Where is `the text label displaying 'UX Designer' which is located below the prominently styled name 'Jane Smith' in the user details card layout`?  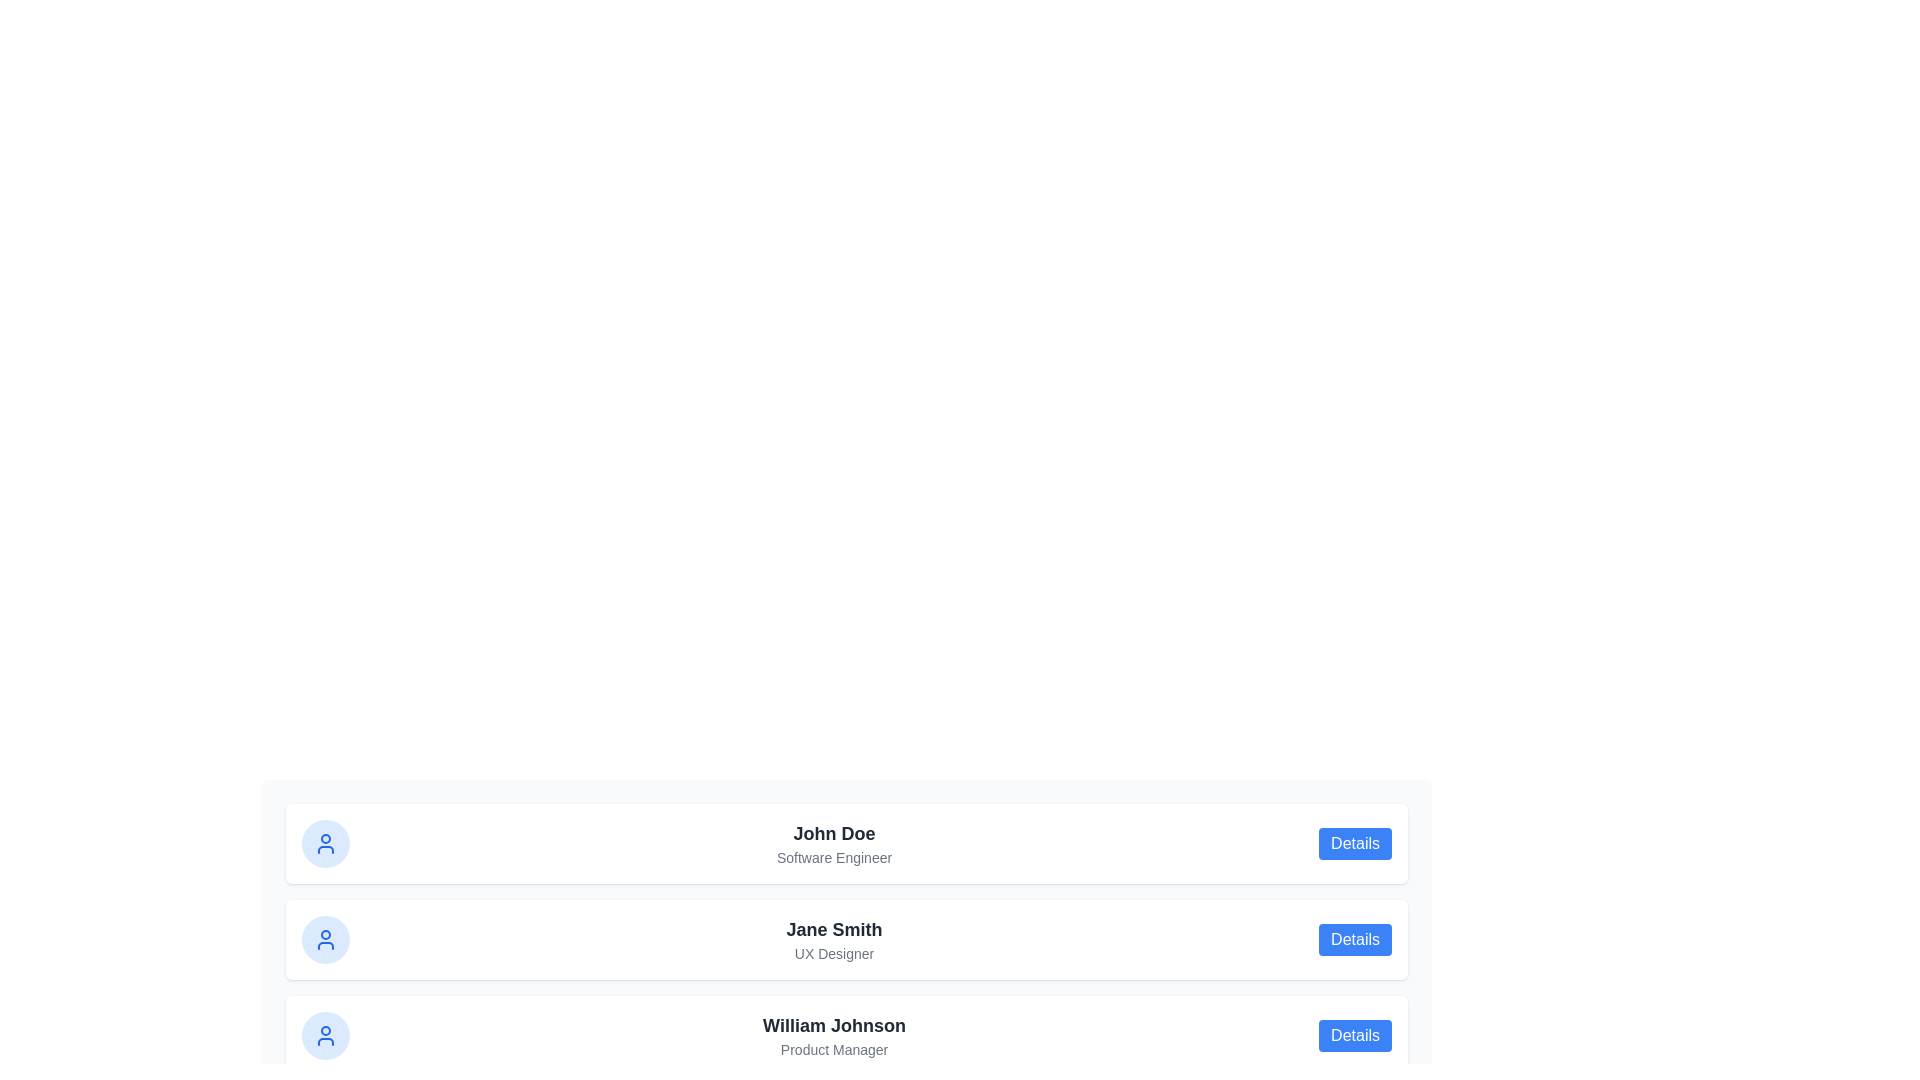
the text label displaying 'UX Designer' which is located below the prominently styled name 'Jane Smith' in the user details card layout is located at coordinates (834, 952).